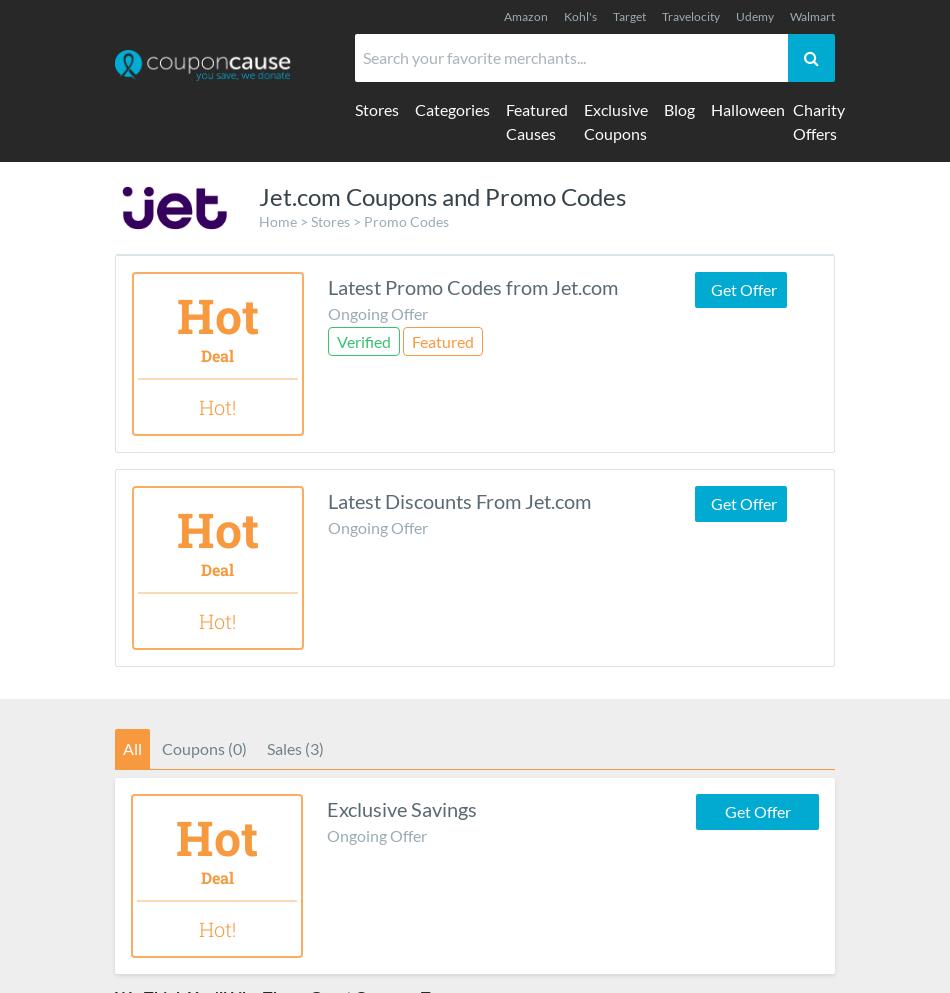 This screenshot has width=950, height=993. I want to click on 'Latest Discounts From Jet.com', so click(457, 500).